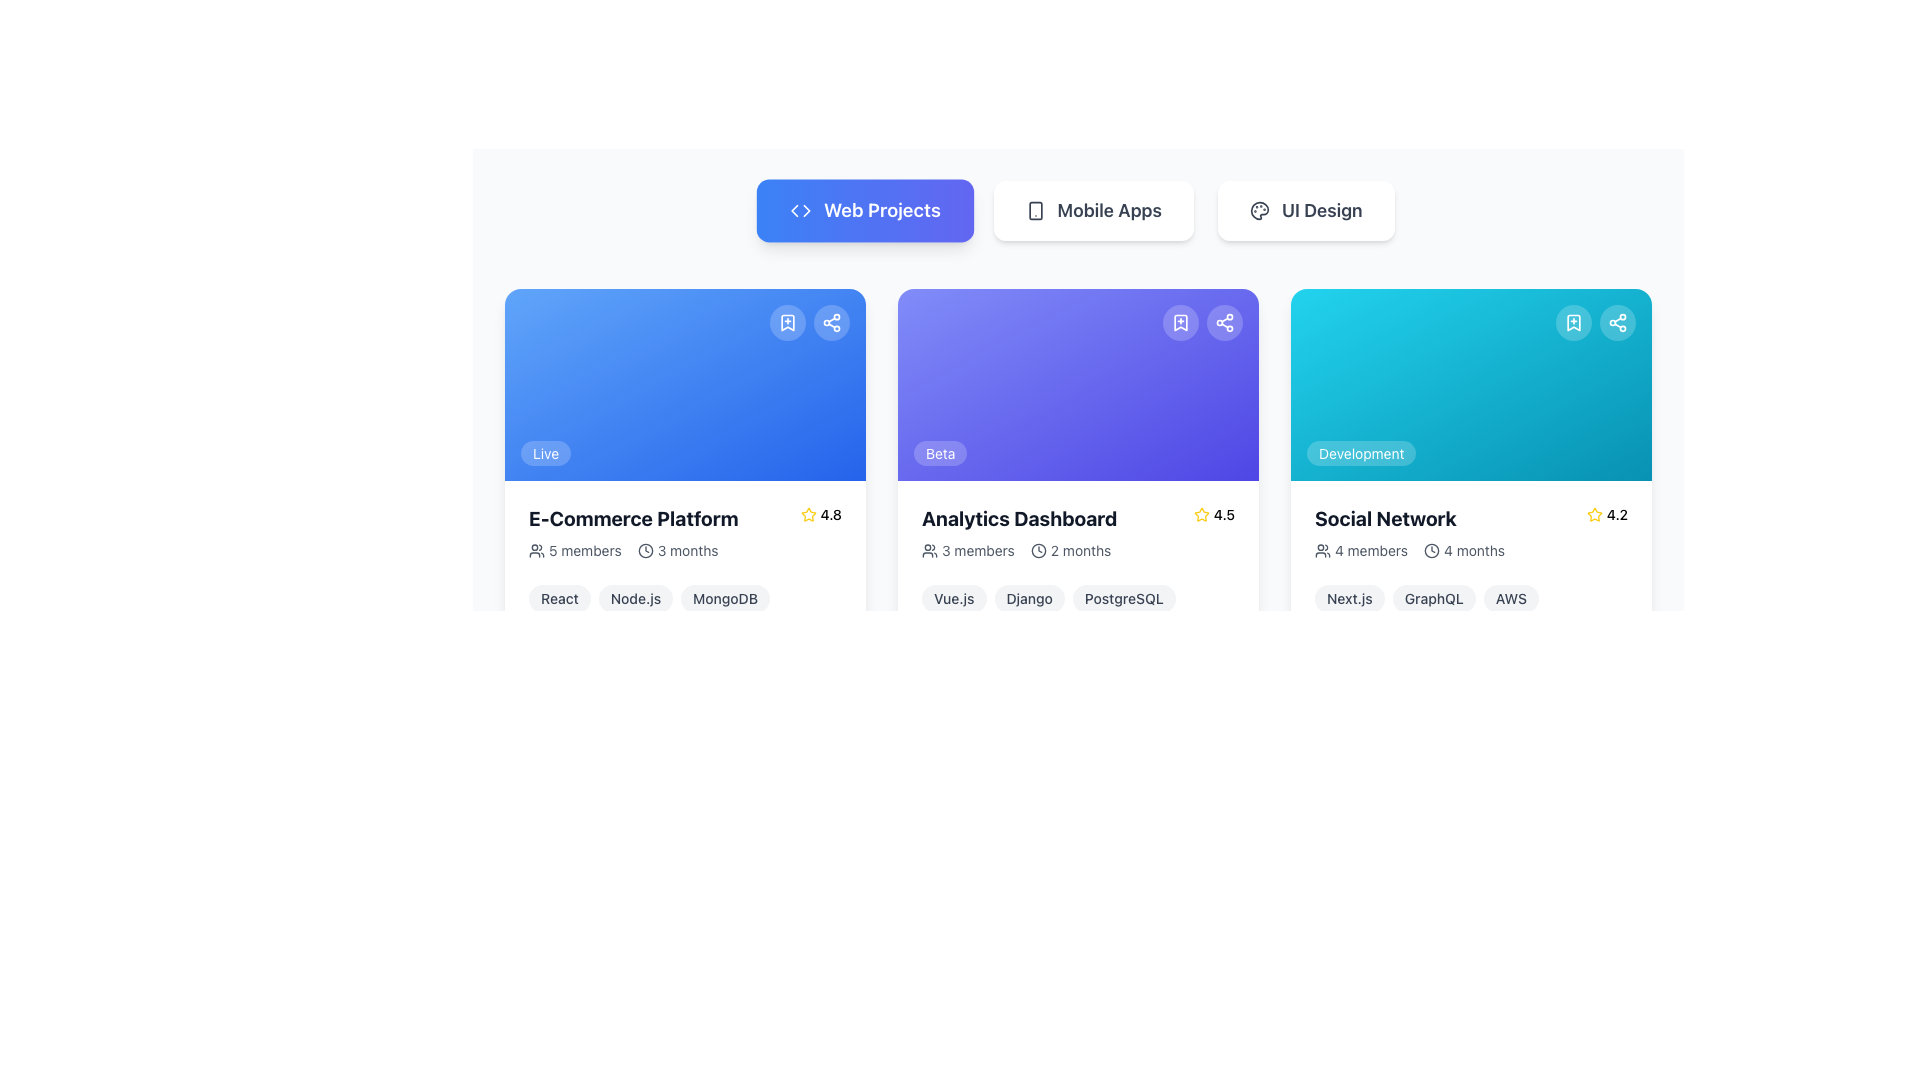 The width and height of the screenshot is (1920, 1080). What do you see at coordinates (1223, 322) in the screenshot?
I see `the share icon located at the top-right corner of the second card` at bounding box center [1223, 322].